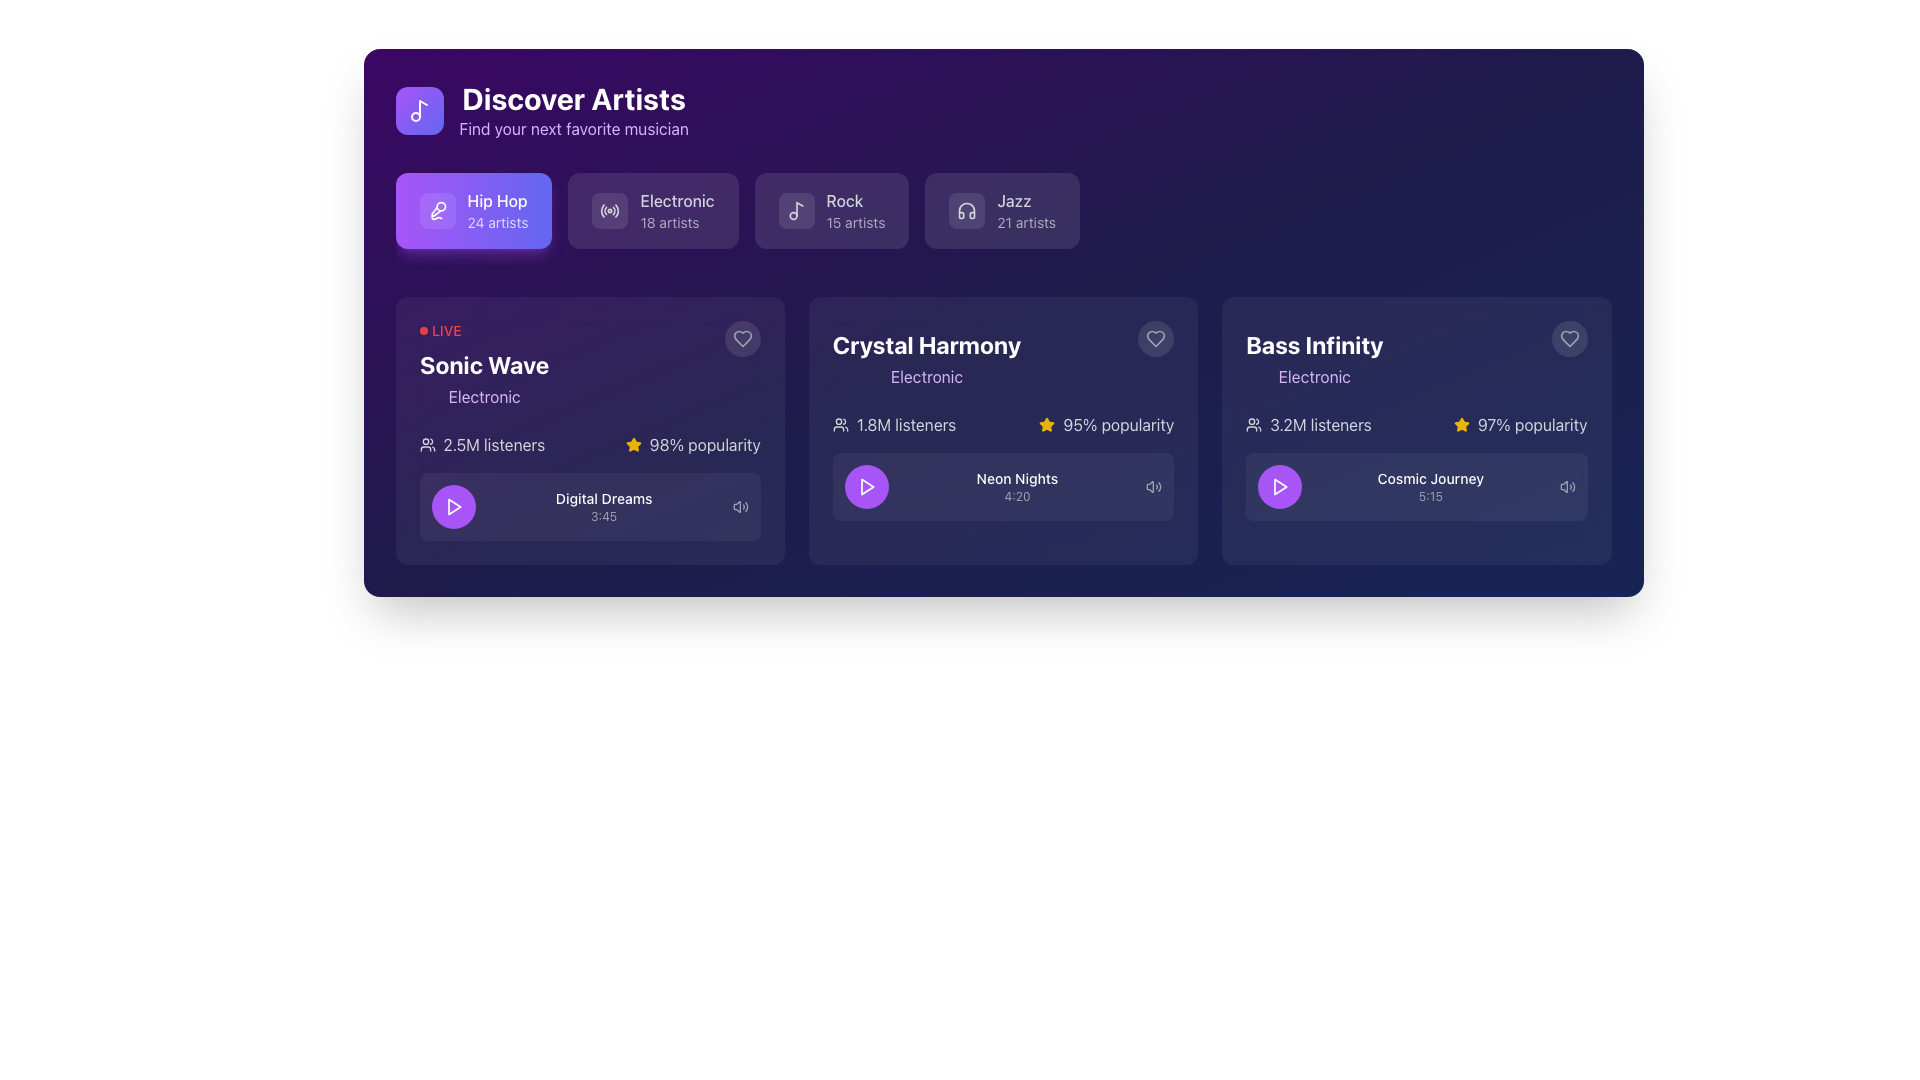  What do you see at coordinates (609, 211) in the screenshot?
I see `the small, circular icon with concentric arcs located within the 'Electronic' button, positioned to the left of the text label` at bounding box center [609, 211].